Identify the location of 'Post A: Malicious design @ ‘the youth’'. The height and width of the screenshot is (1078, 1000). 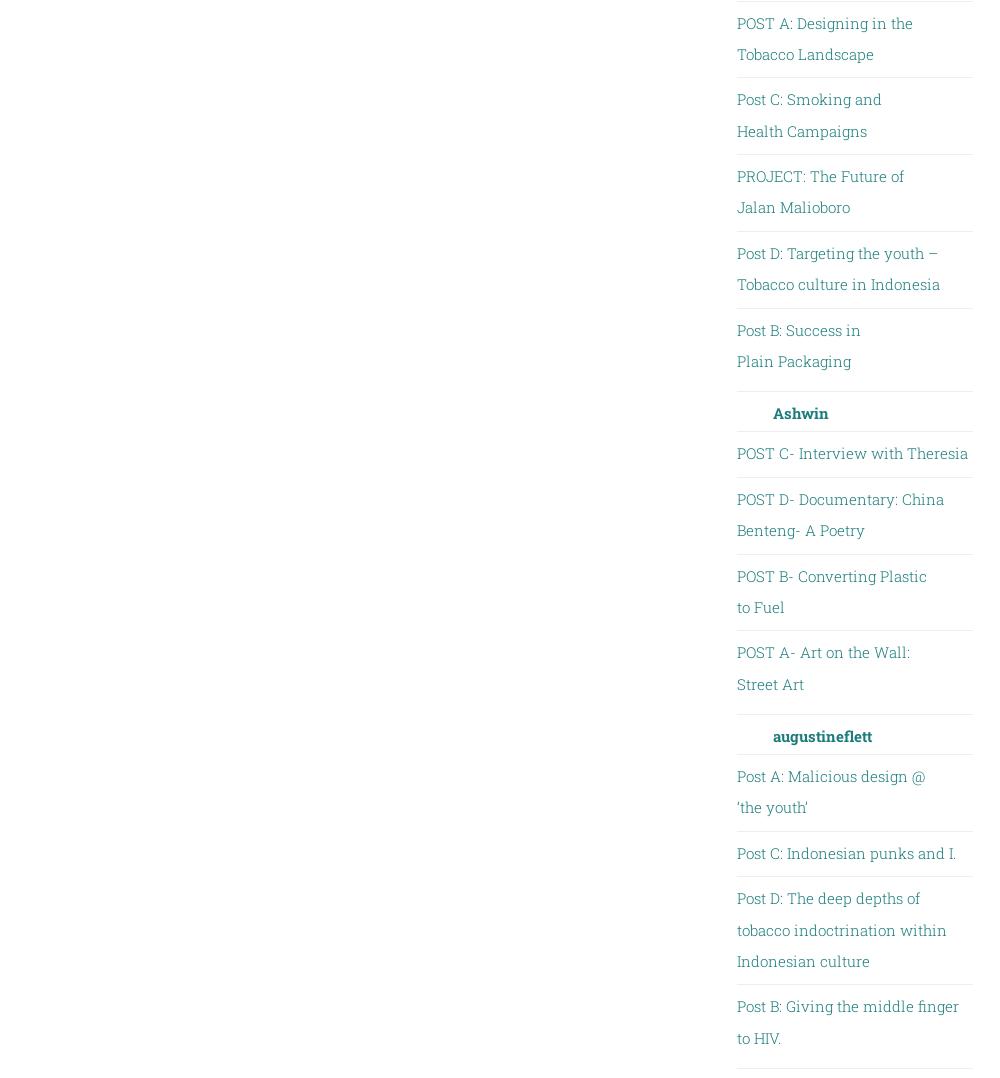
(829, 790).